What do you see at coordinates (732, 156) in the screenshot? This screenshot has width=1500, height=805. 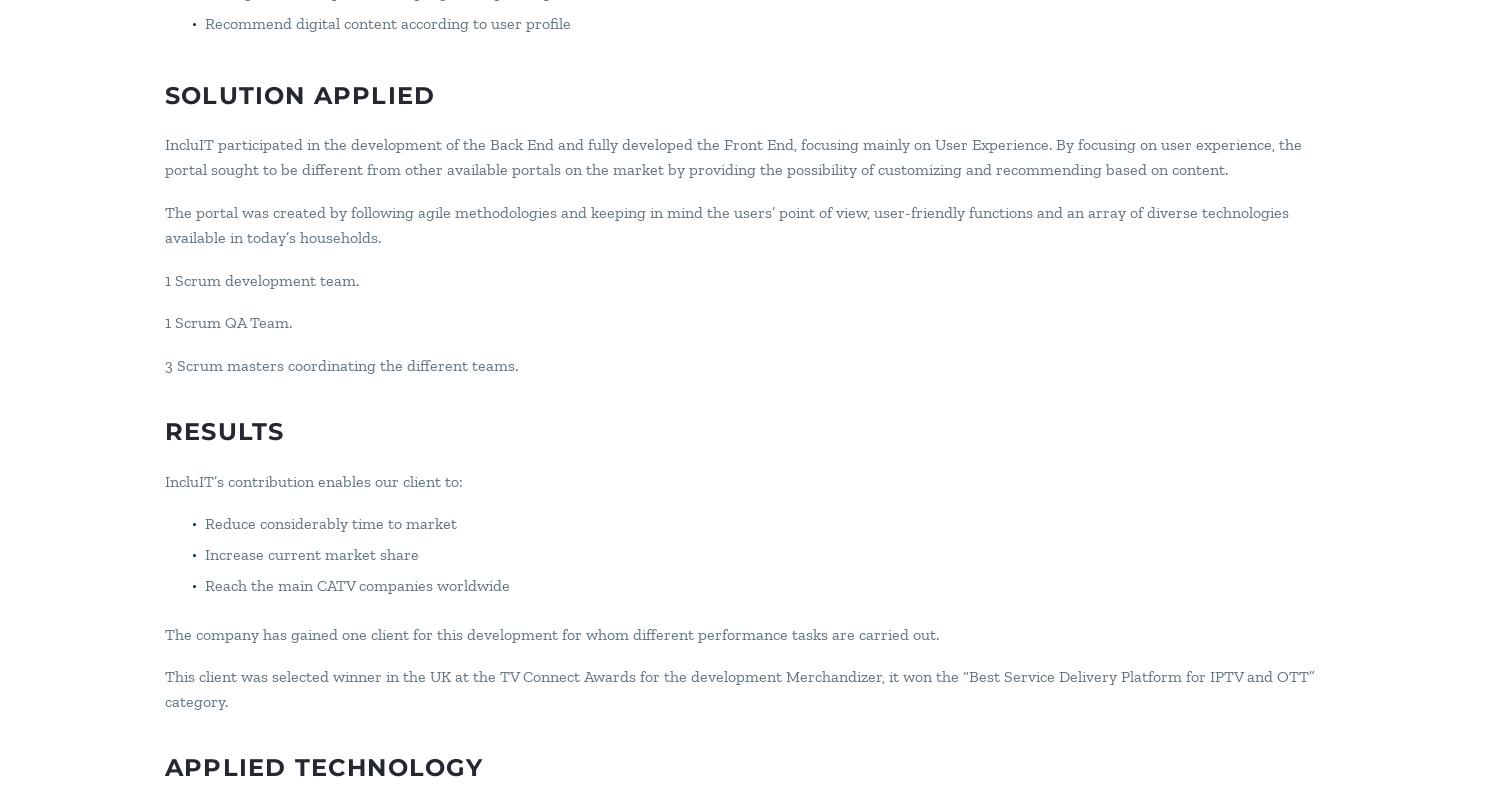 I see `'IncluIT participated in the development of the Back End and fully developed the Front End, focusing mainly on User Experience. By focusing on user experience, the portal sought to be different from other available portals on the market by providing the possibility of customizing and recommending based on content.'` at bounding box center [732, 156].